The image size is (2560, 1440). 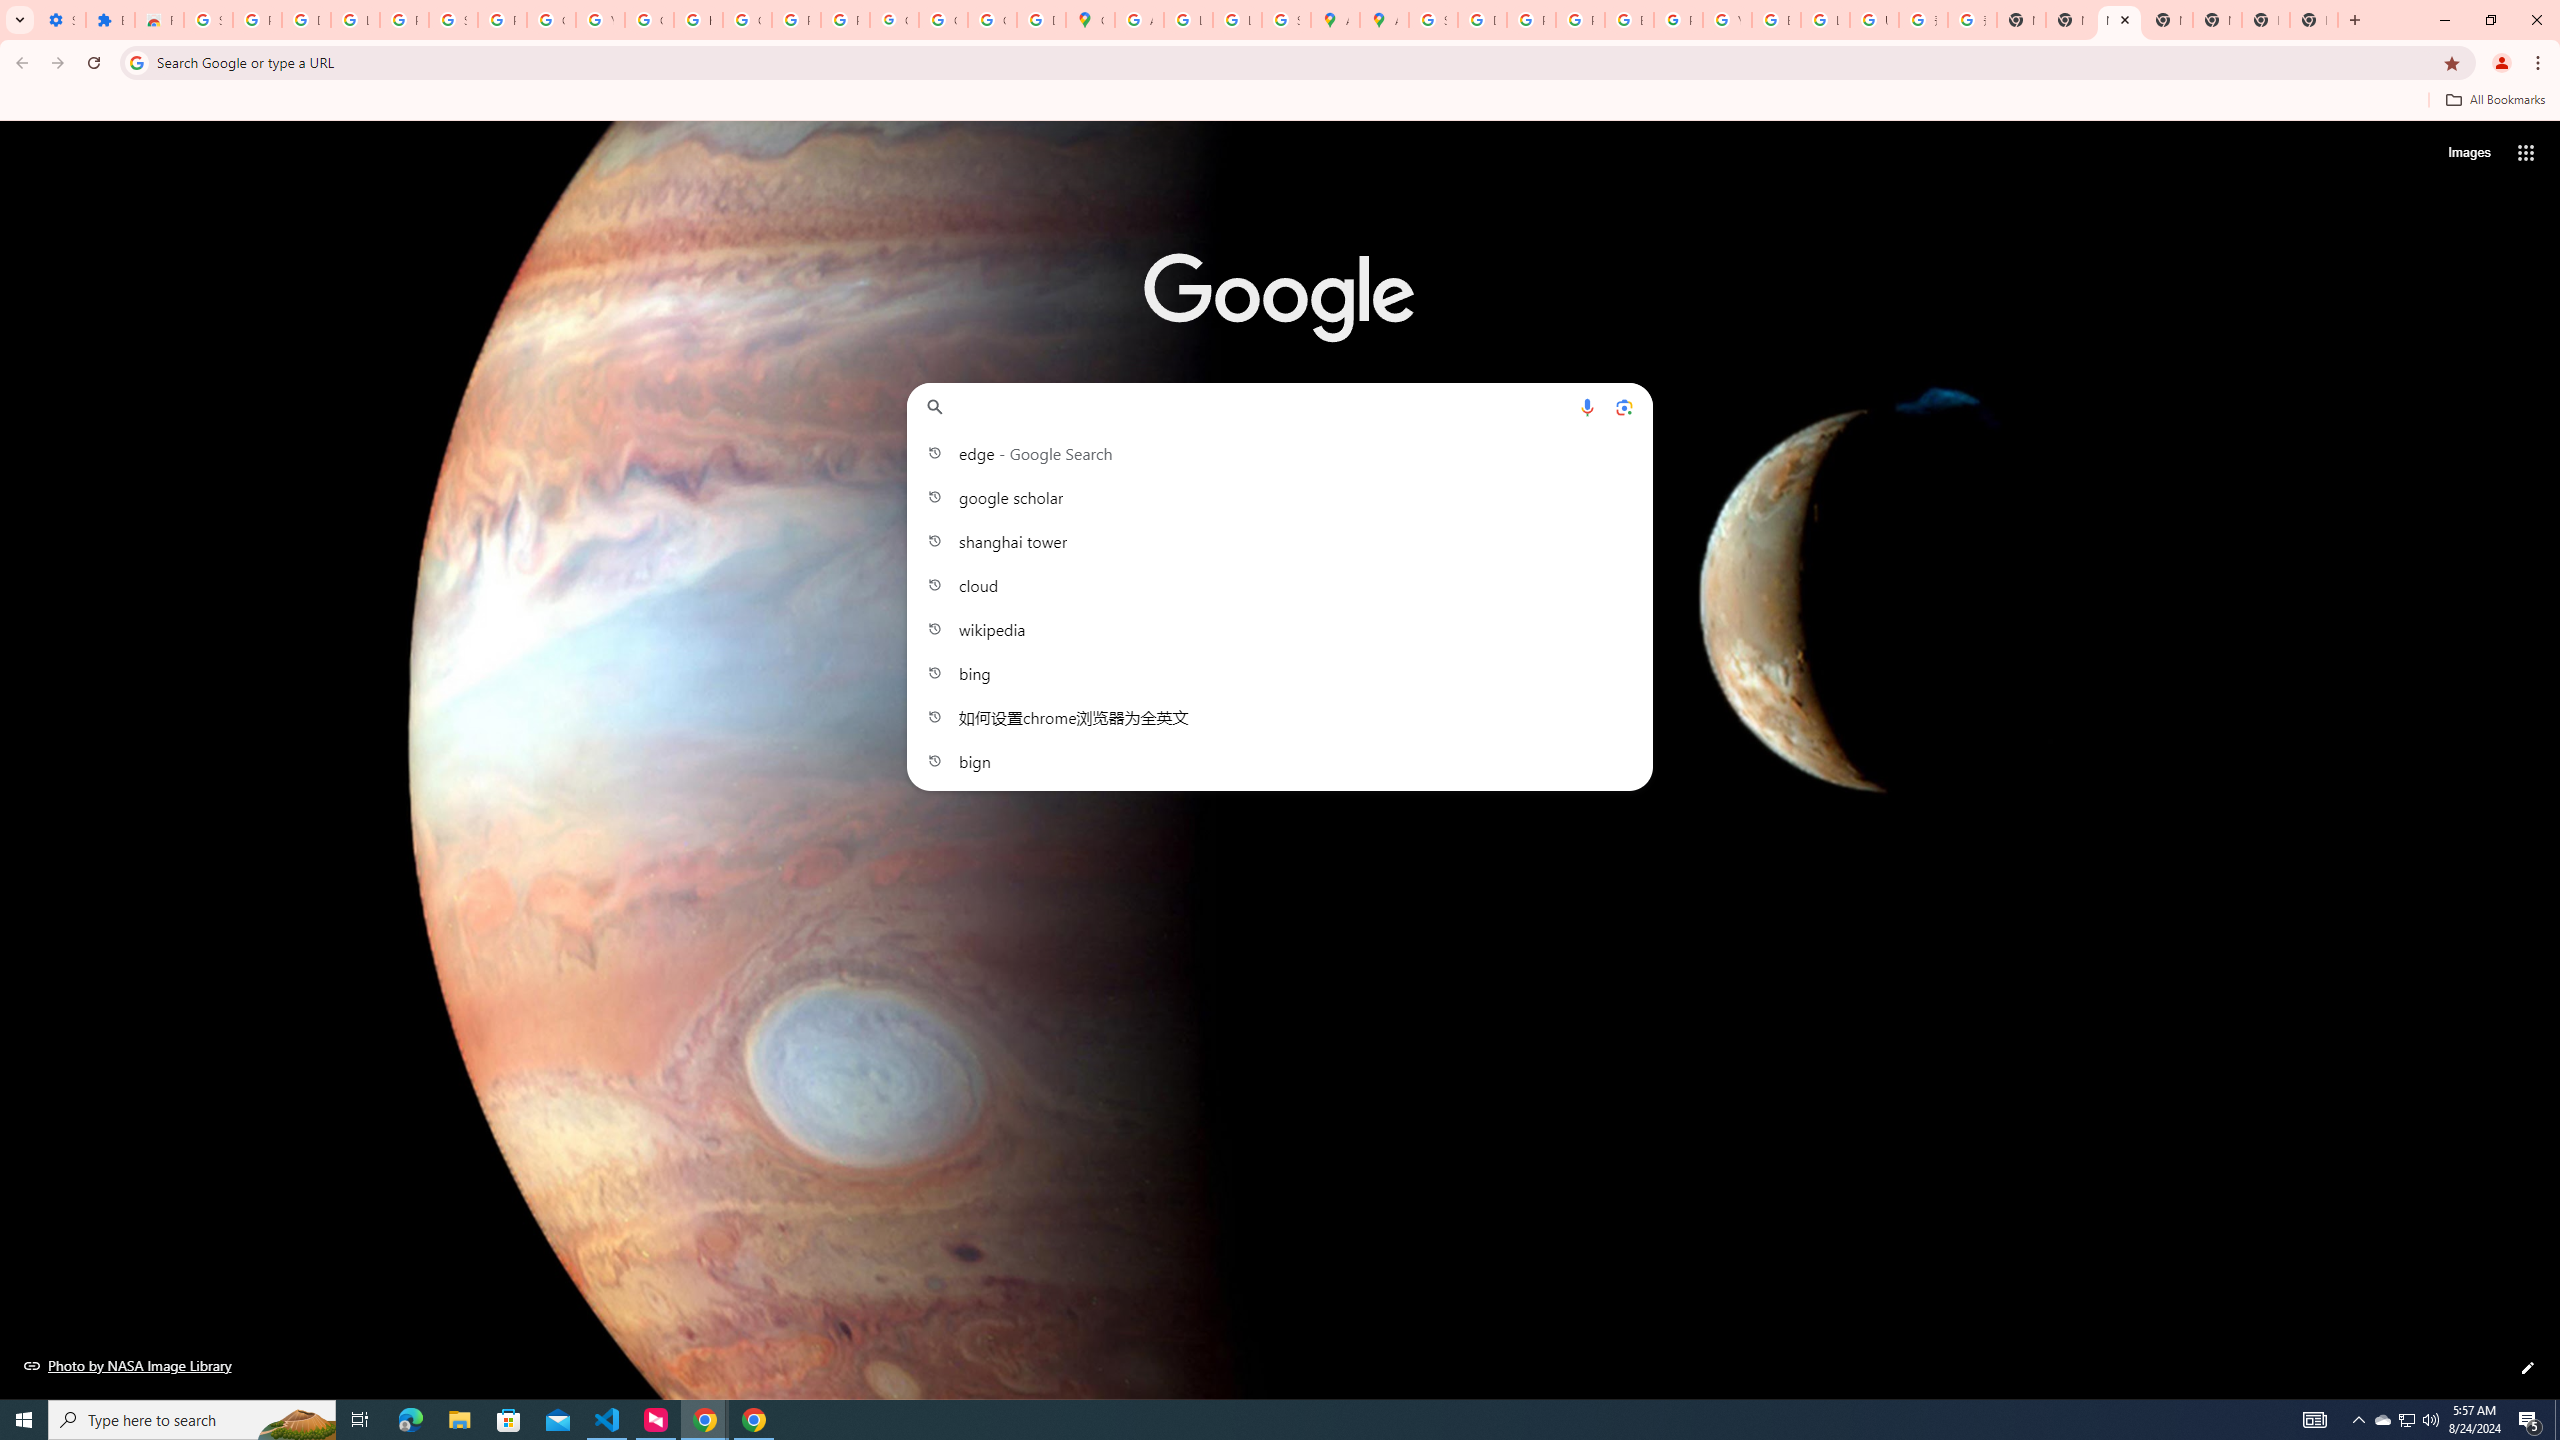 What do you see at coordinates (110, 19) in the screenshot?
I see `'Extensions'` at bounding box center [110, 19].